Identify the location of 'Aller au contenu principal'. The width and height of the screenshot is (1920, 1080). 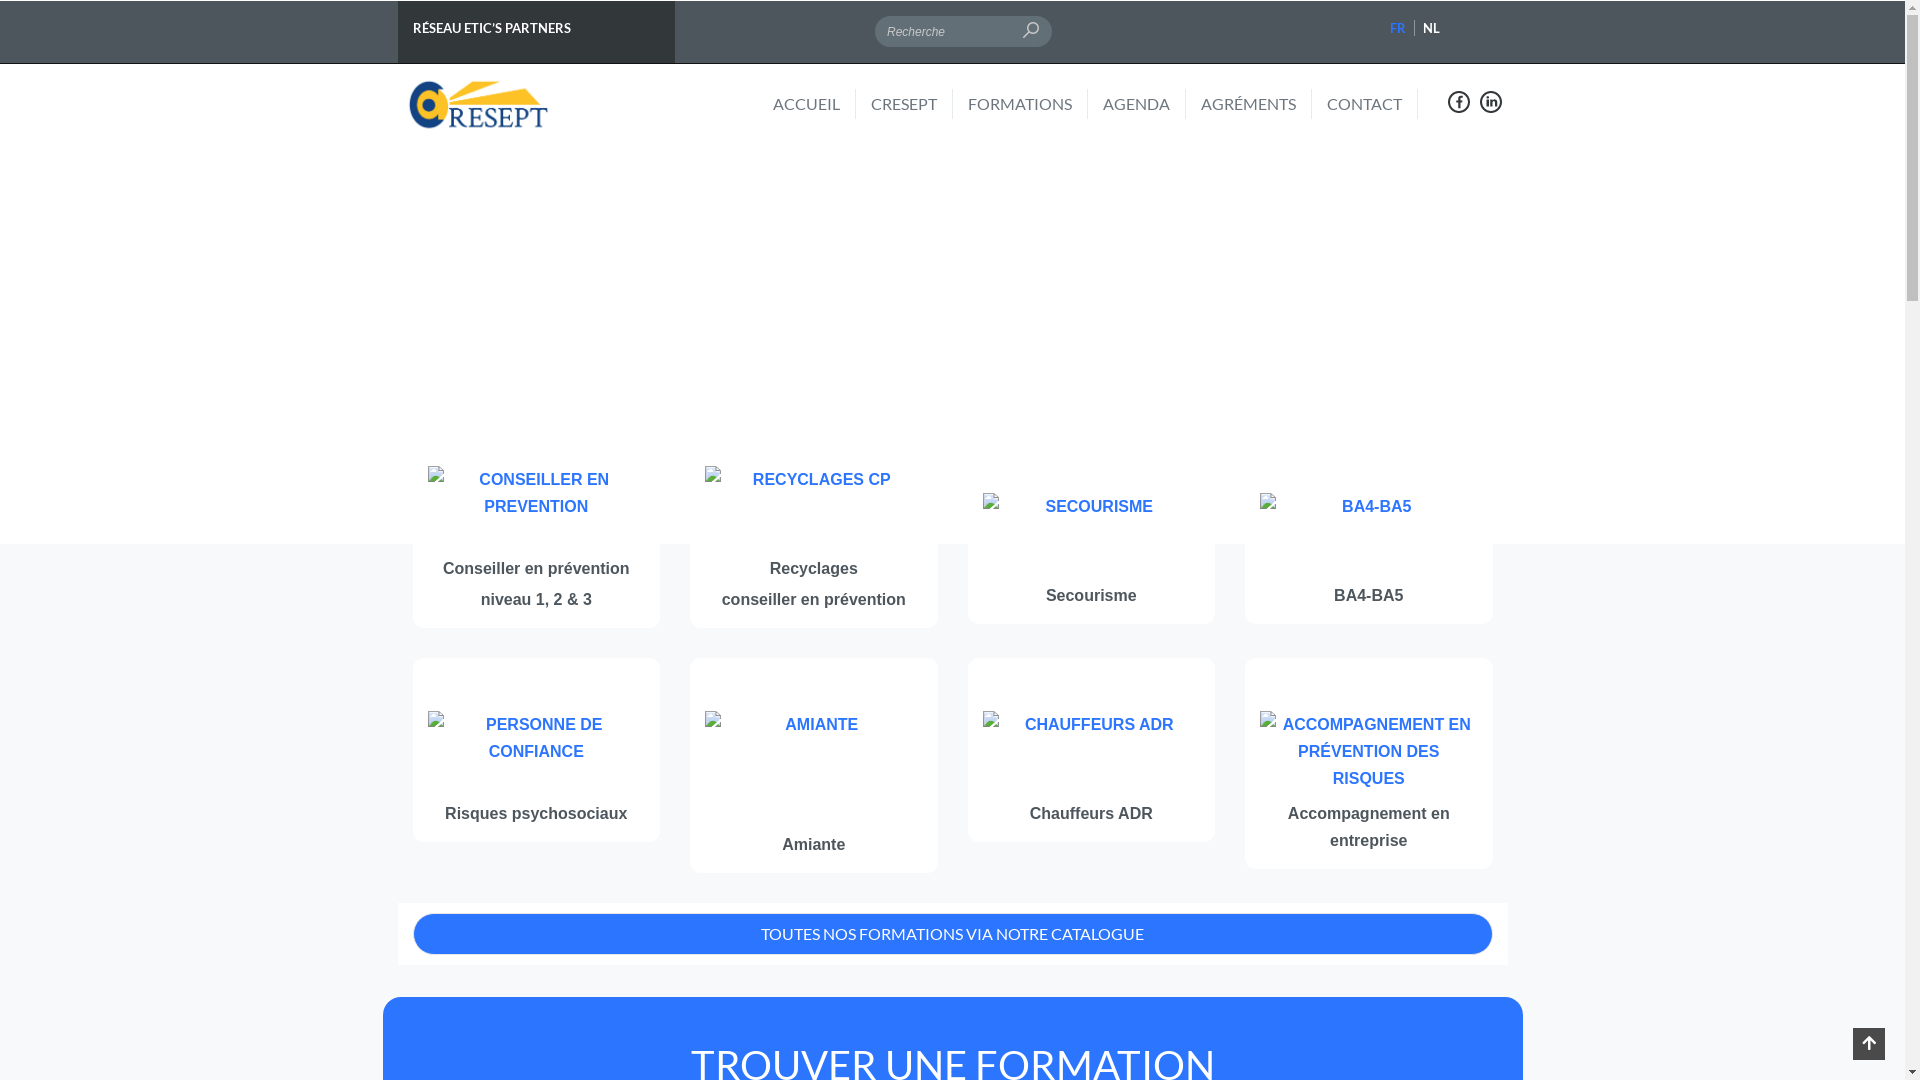
(0, 0).